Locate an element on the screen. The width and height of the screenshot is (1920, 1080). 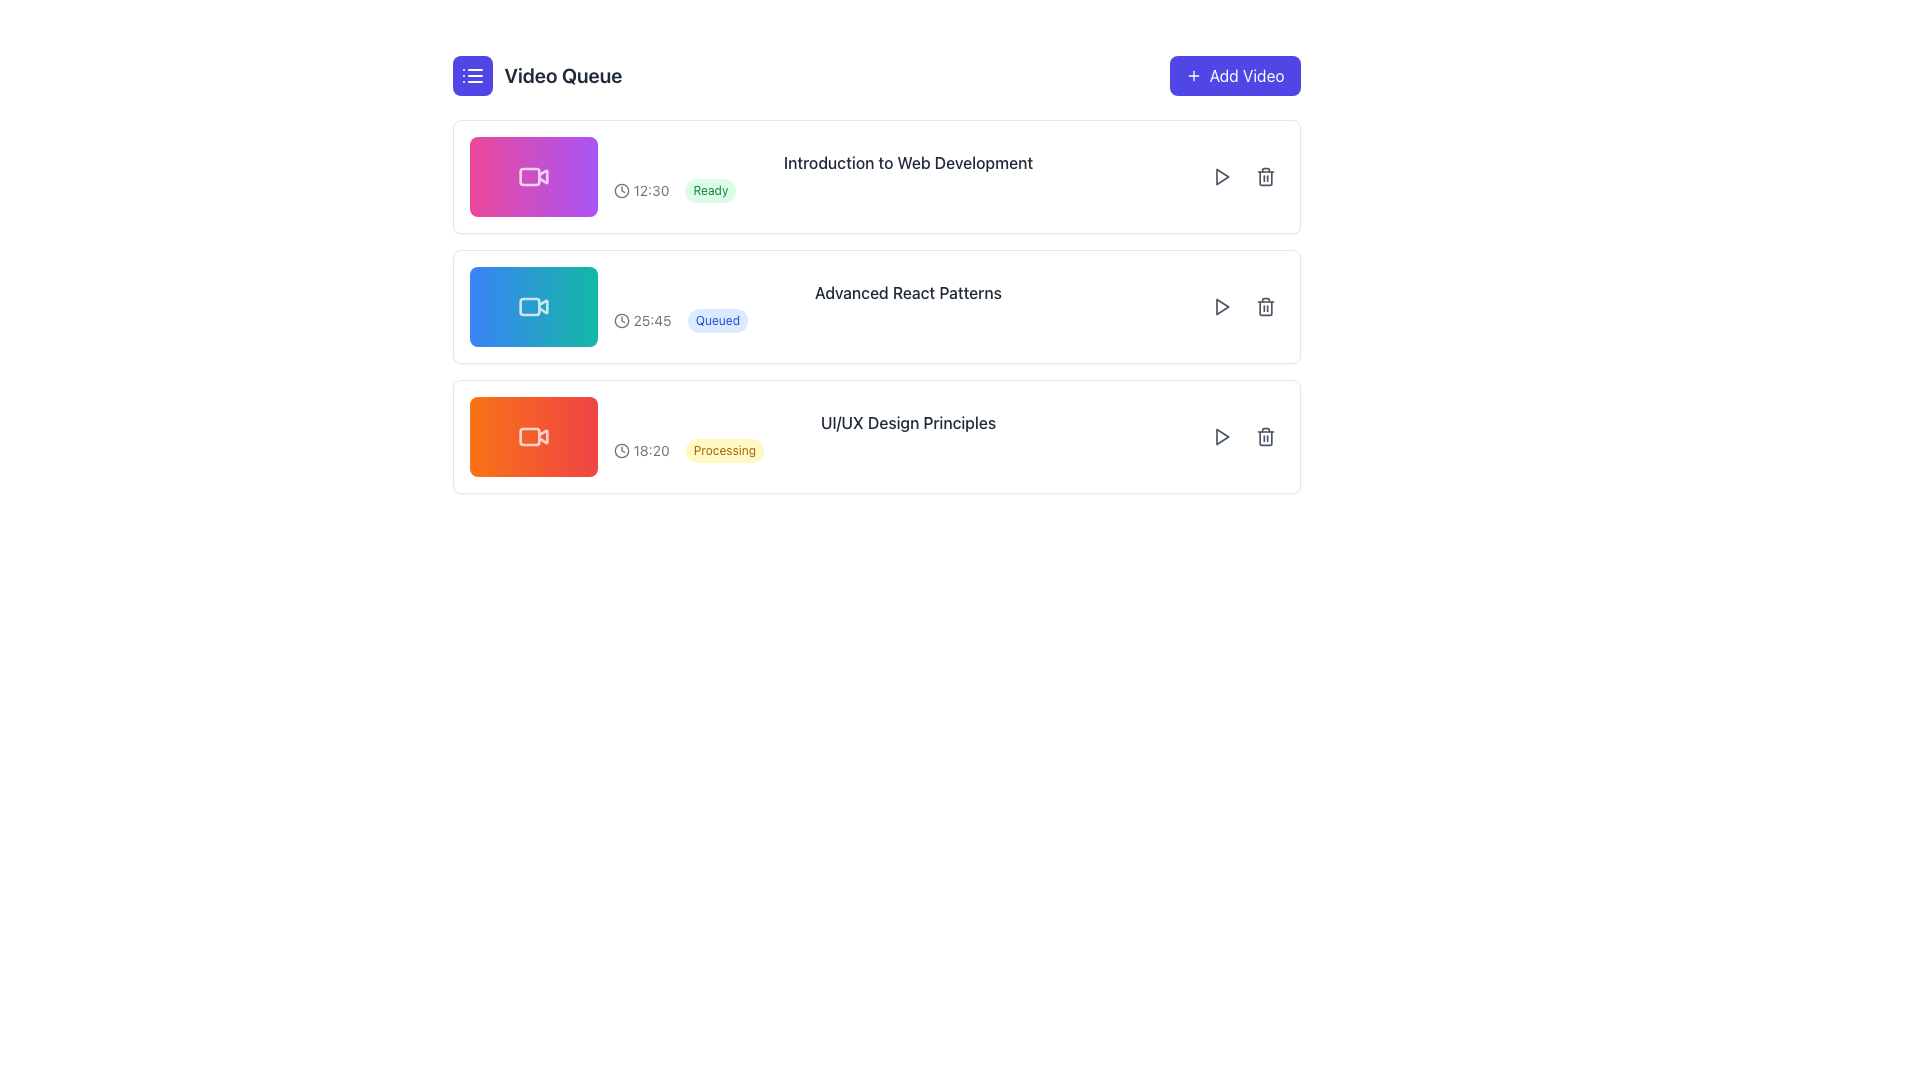
the icon located on the left side of the 'Video Queue' header, which serves as a title for the section is located at coordinates (537, 75).